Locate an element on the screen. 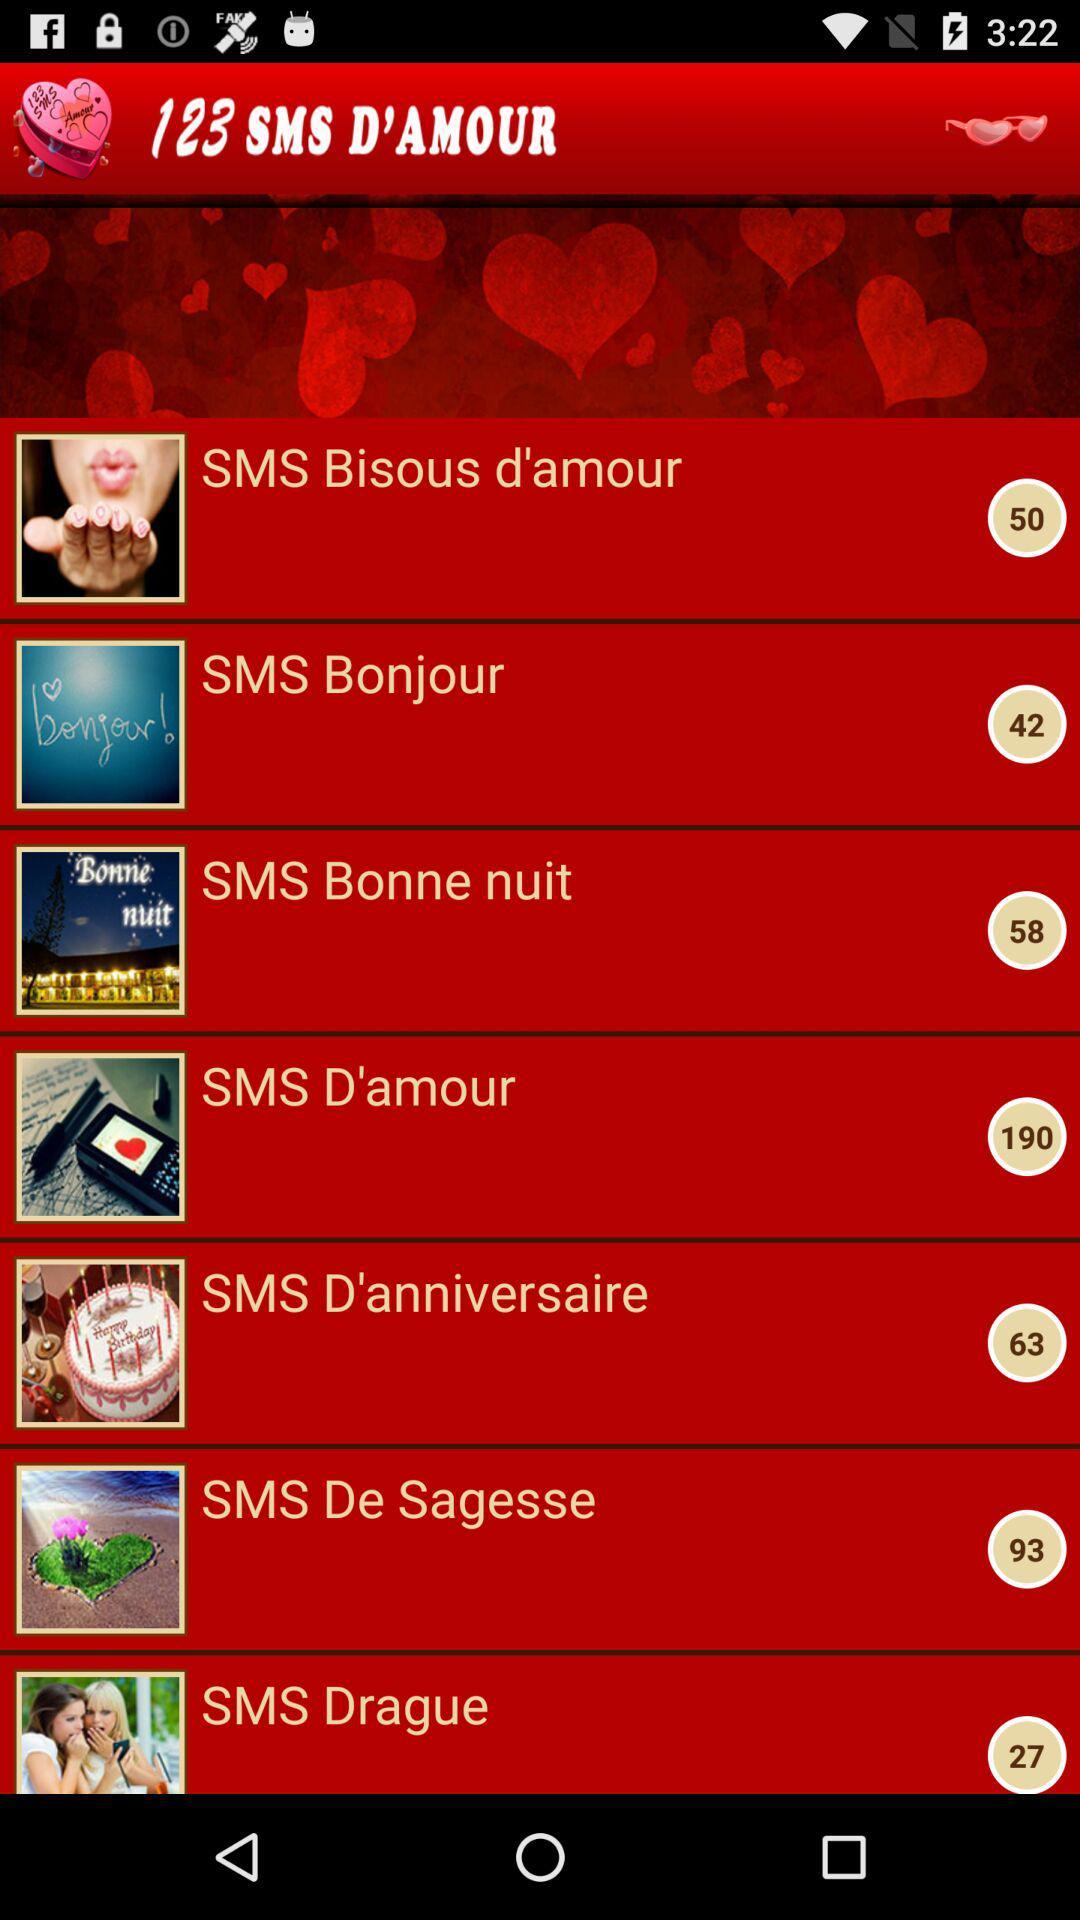 Image resolution: width=1080 pixels, height=1920 pixels. menu dropdown is located at coordinates (995, 127).